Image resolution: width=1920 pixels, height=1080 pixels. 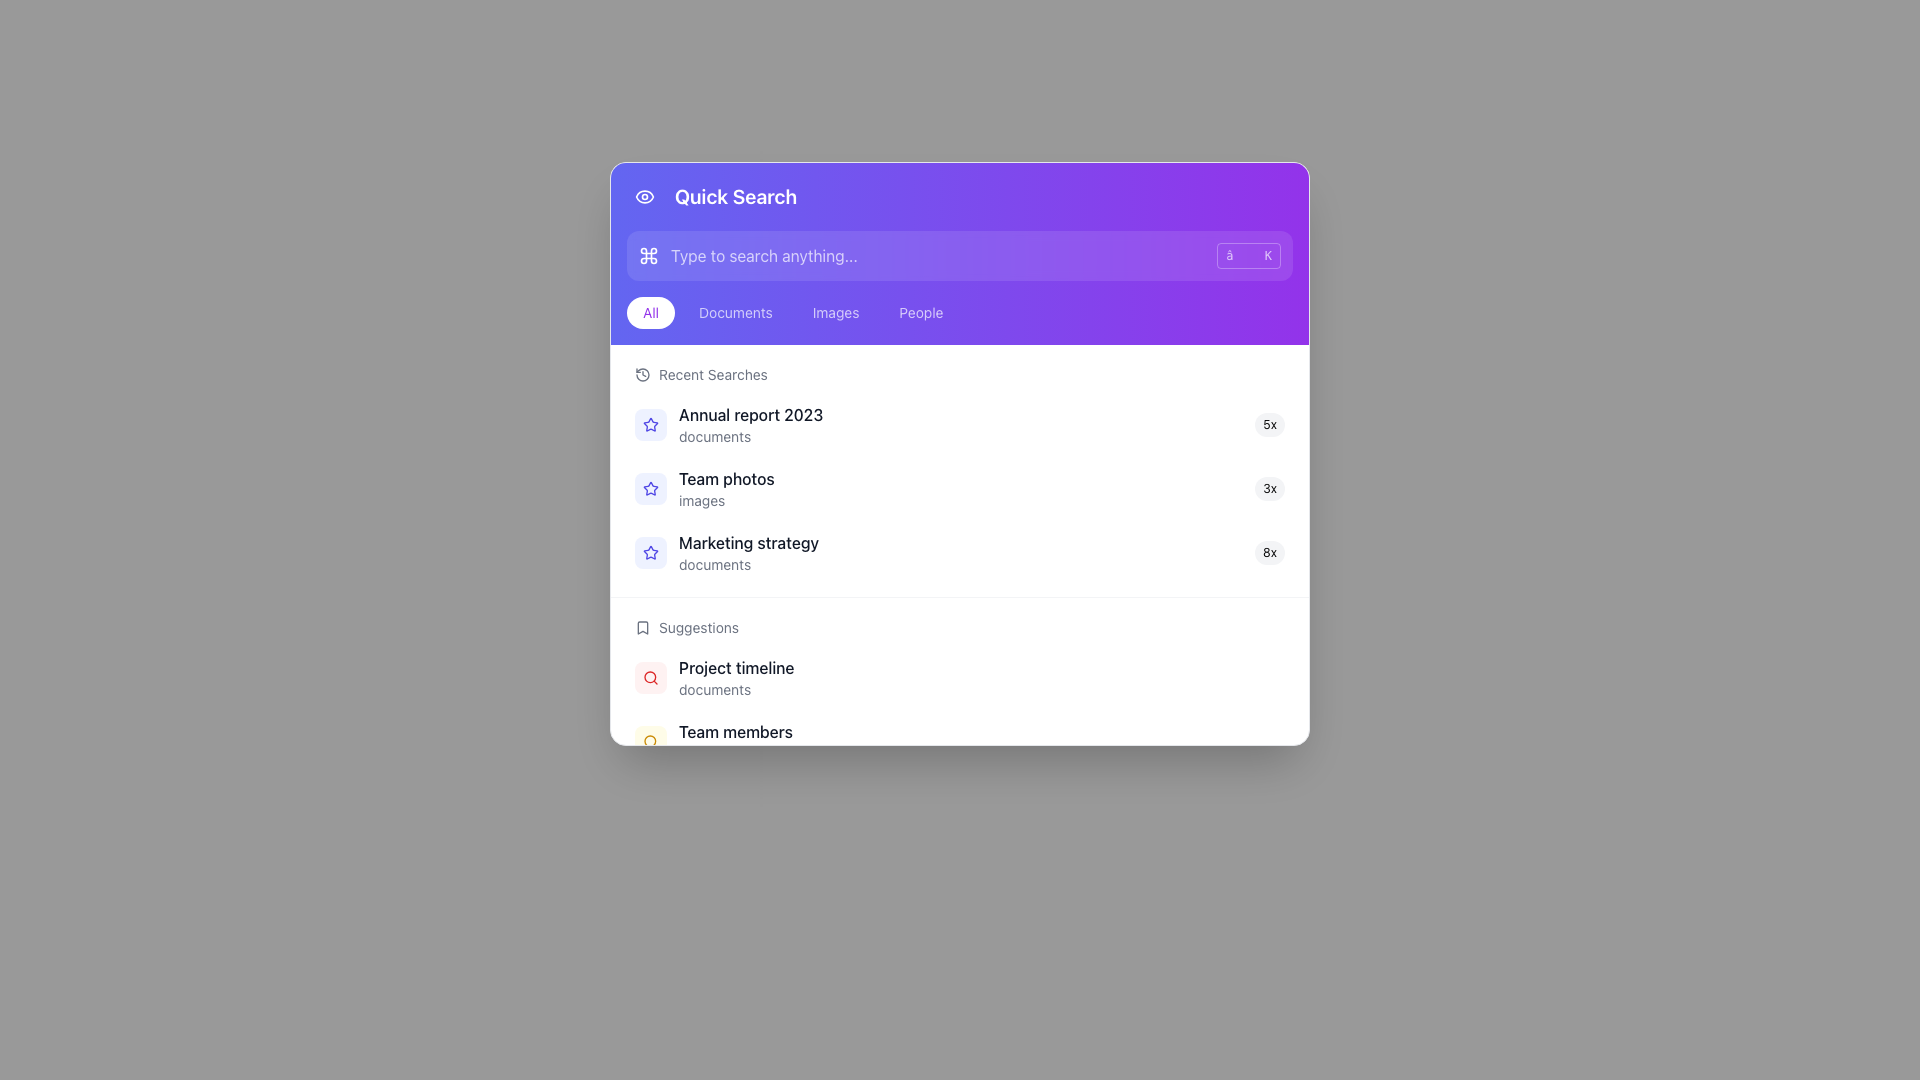 I want to click on the first interactive list item in the 'Suggestions' section that is related to 'Project timeline' documents, so click(x=960, y=677).